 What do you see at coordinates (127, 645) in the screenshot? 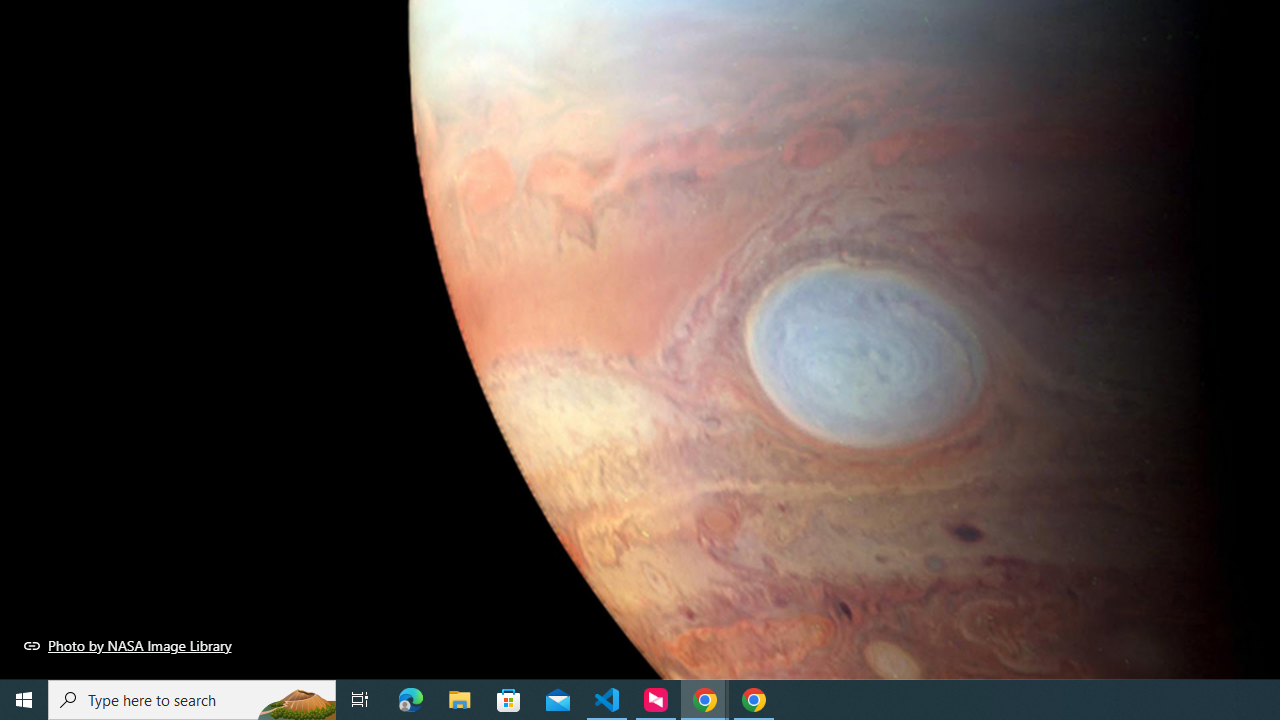
I see `'Photo by NASA Image Library'` at bounding box center [127, 645].